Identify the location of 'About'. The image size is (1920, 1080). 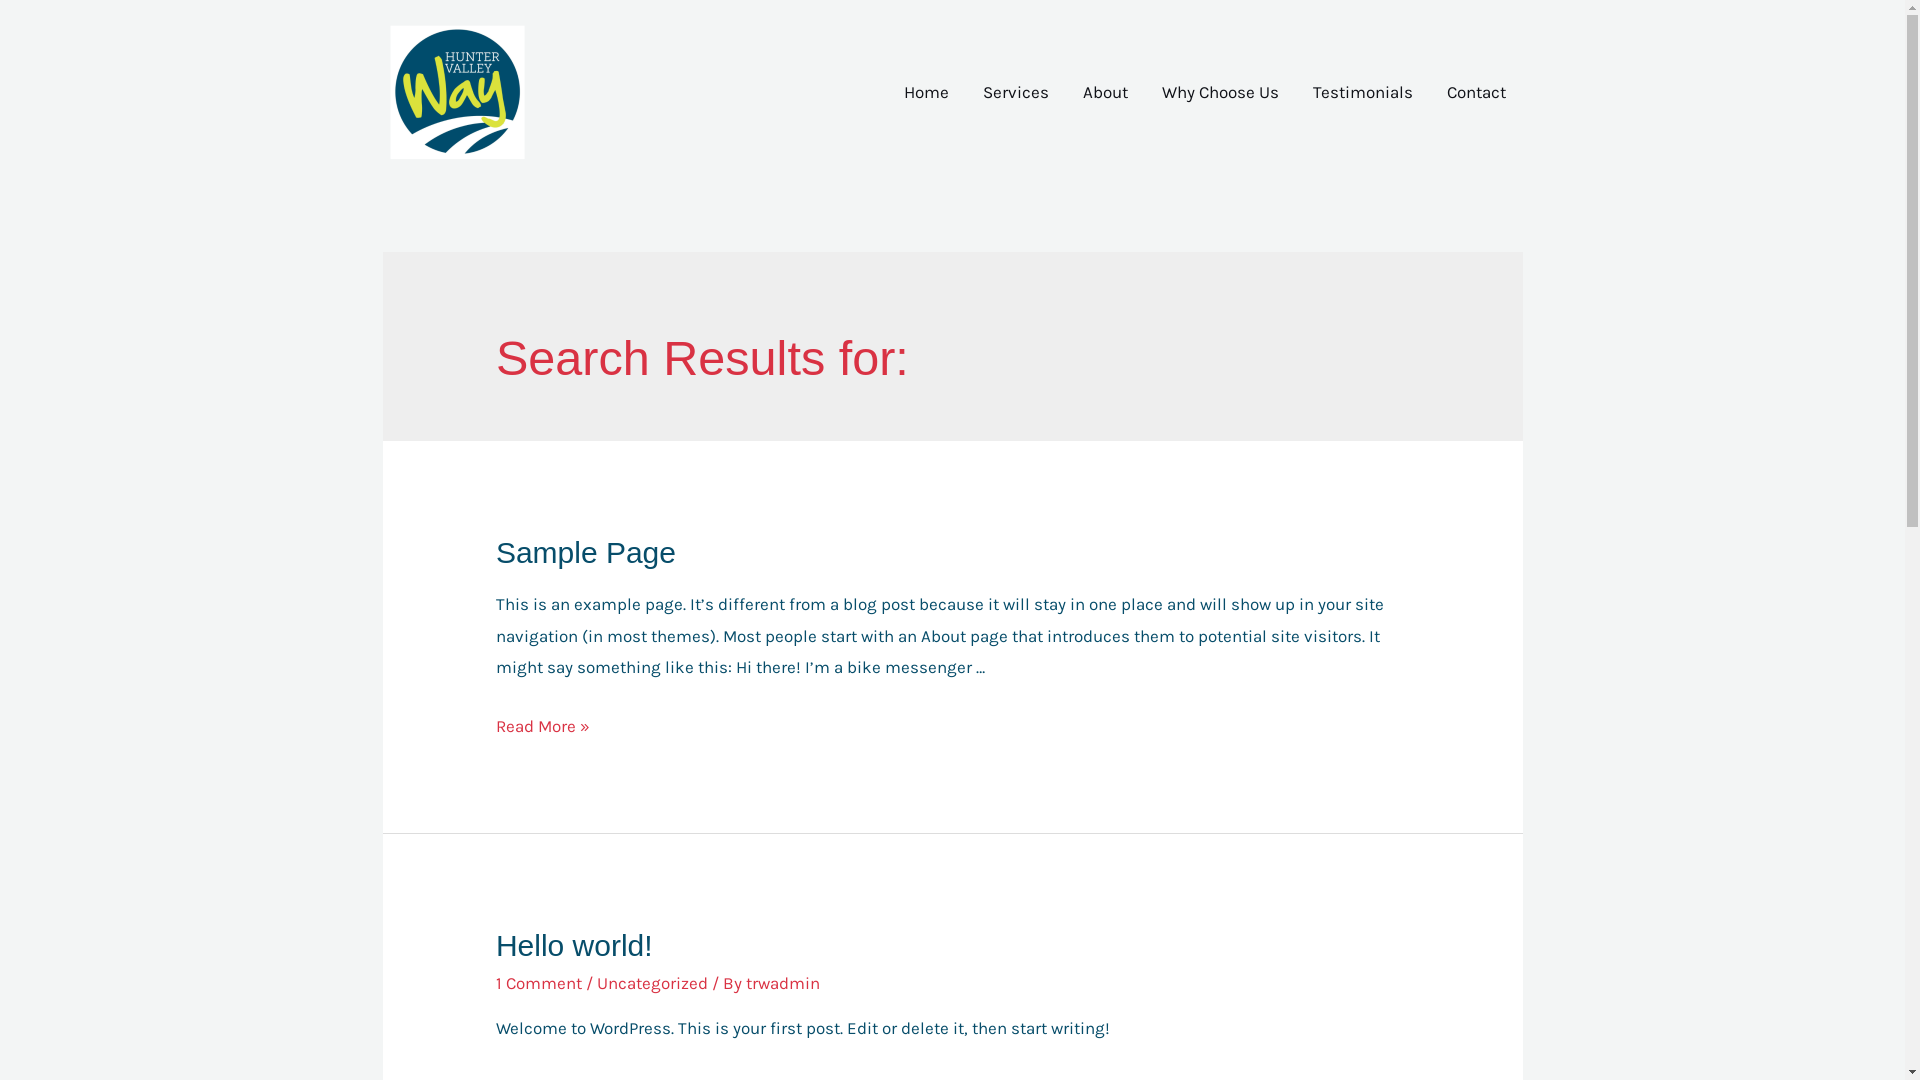
(1064, 92).